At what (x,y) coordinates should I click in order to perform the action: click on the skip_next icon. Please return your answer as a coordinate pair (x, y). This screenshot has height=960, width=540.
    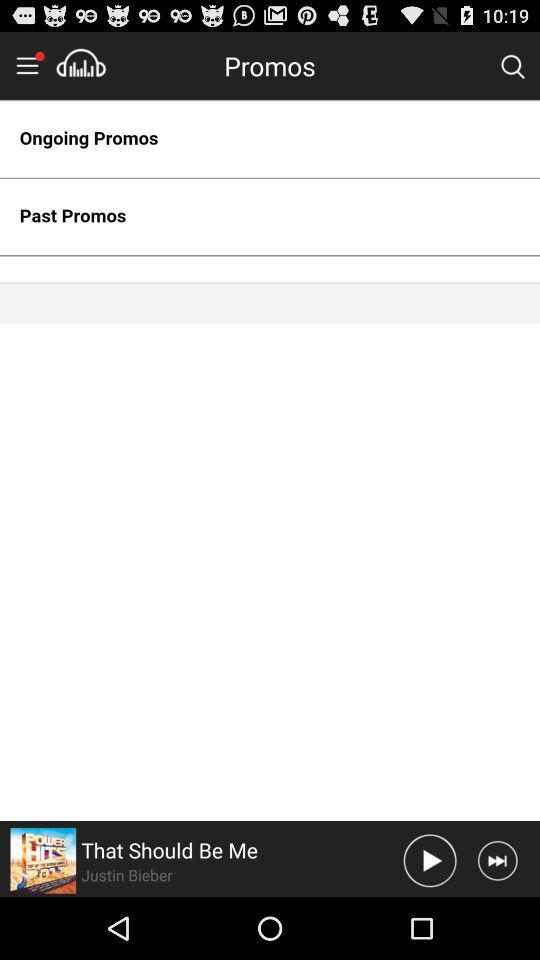
    Looking at the image, I should click on (496, 921).